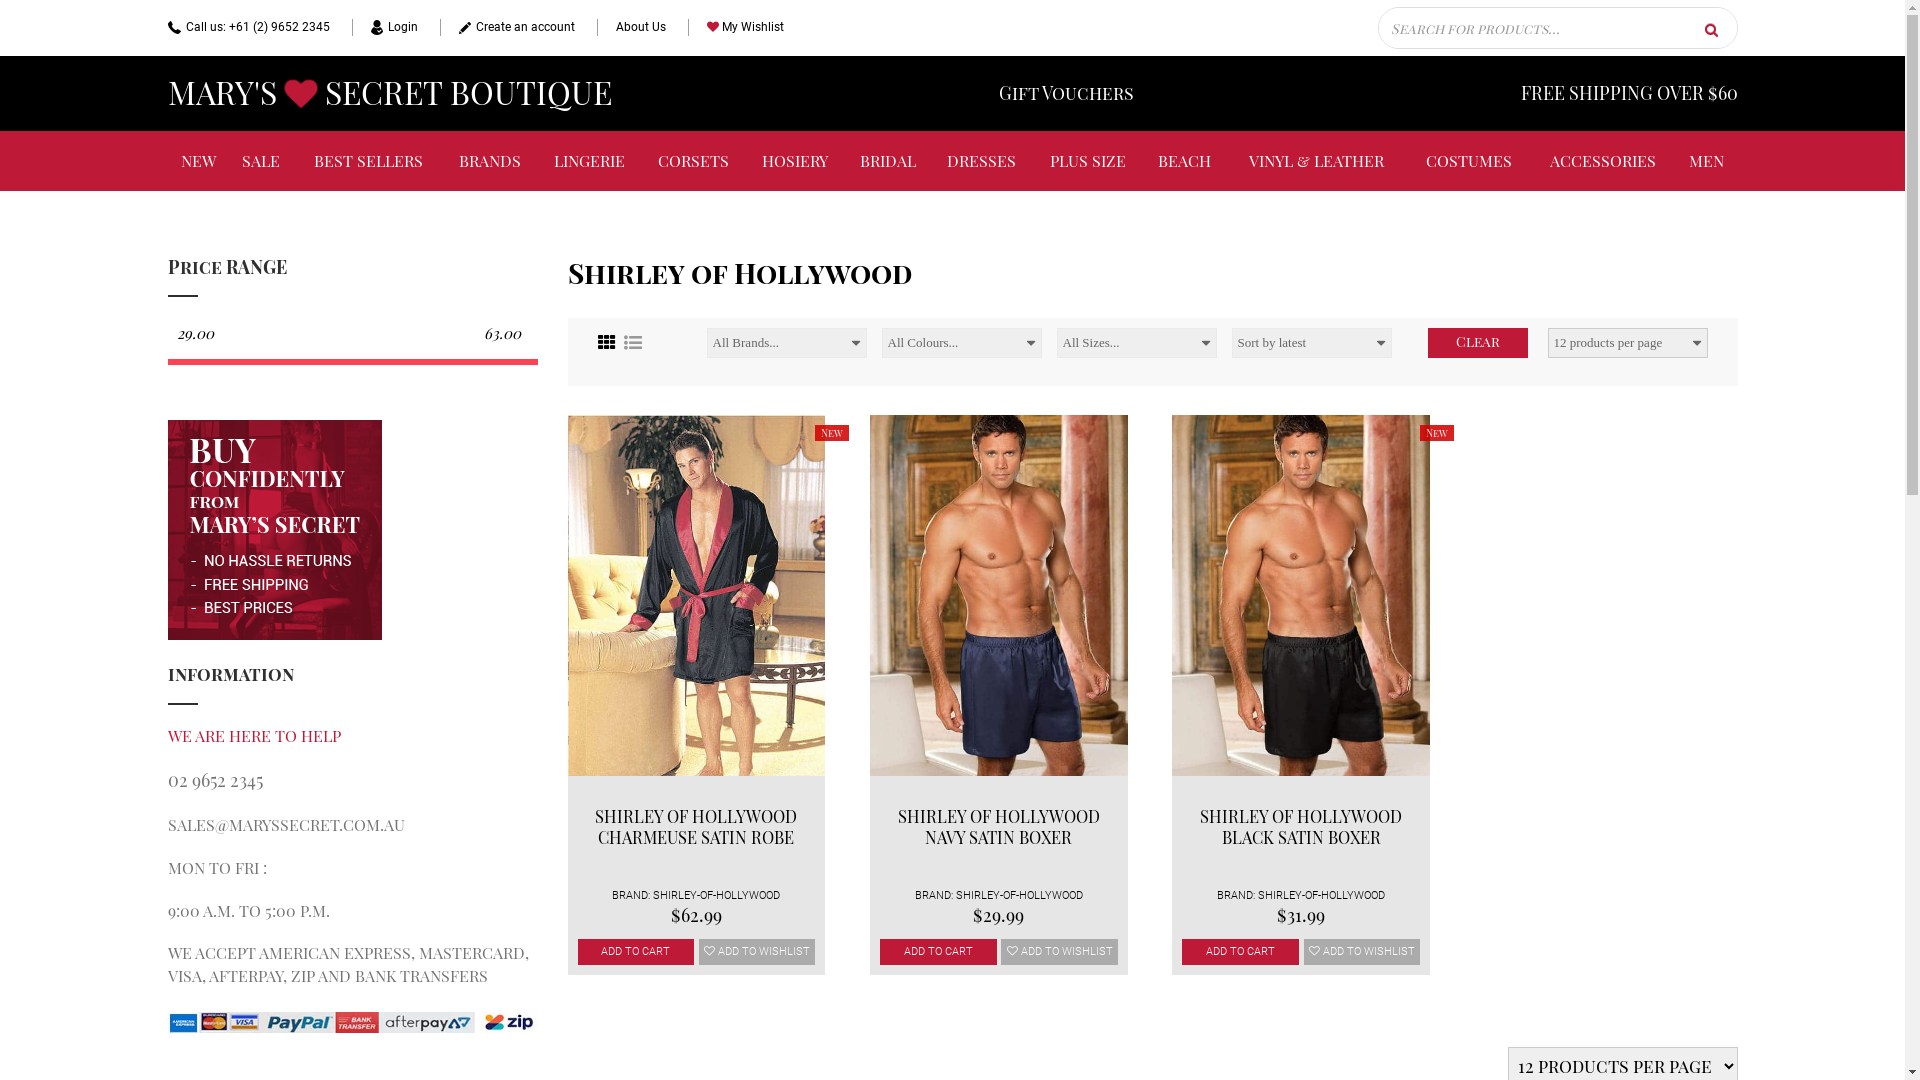  I want to click on 'About Us', so click(594, 27).